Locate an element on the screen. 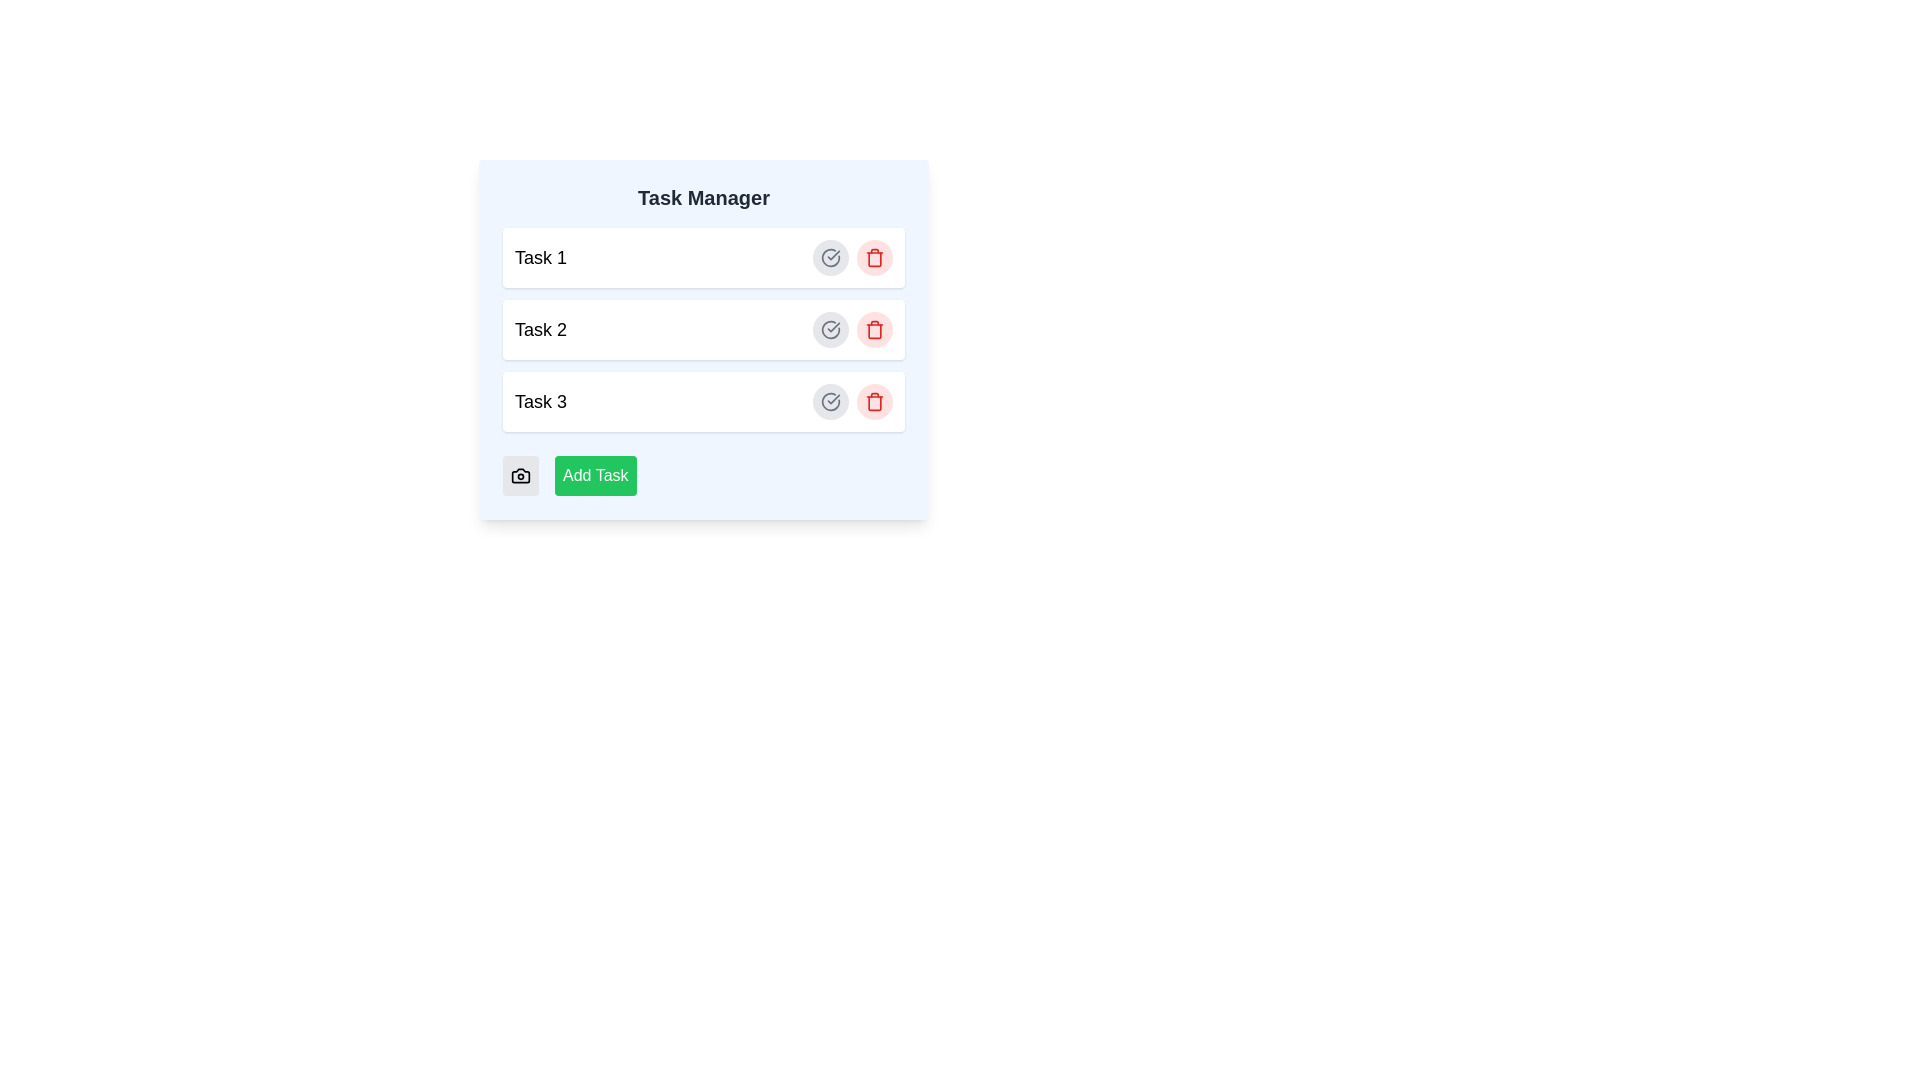 The width and height of the screenshot is (1920, 1080). the circular gray button with a check mark icon is located at coordinates (830, 329).